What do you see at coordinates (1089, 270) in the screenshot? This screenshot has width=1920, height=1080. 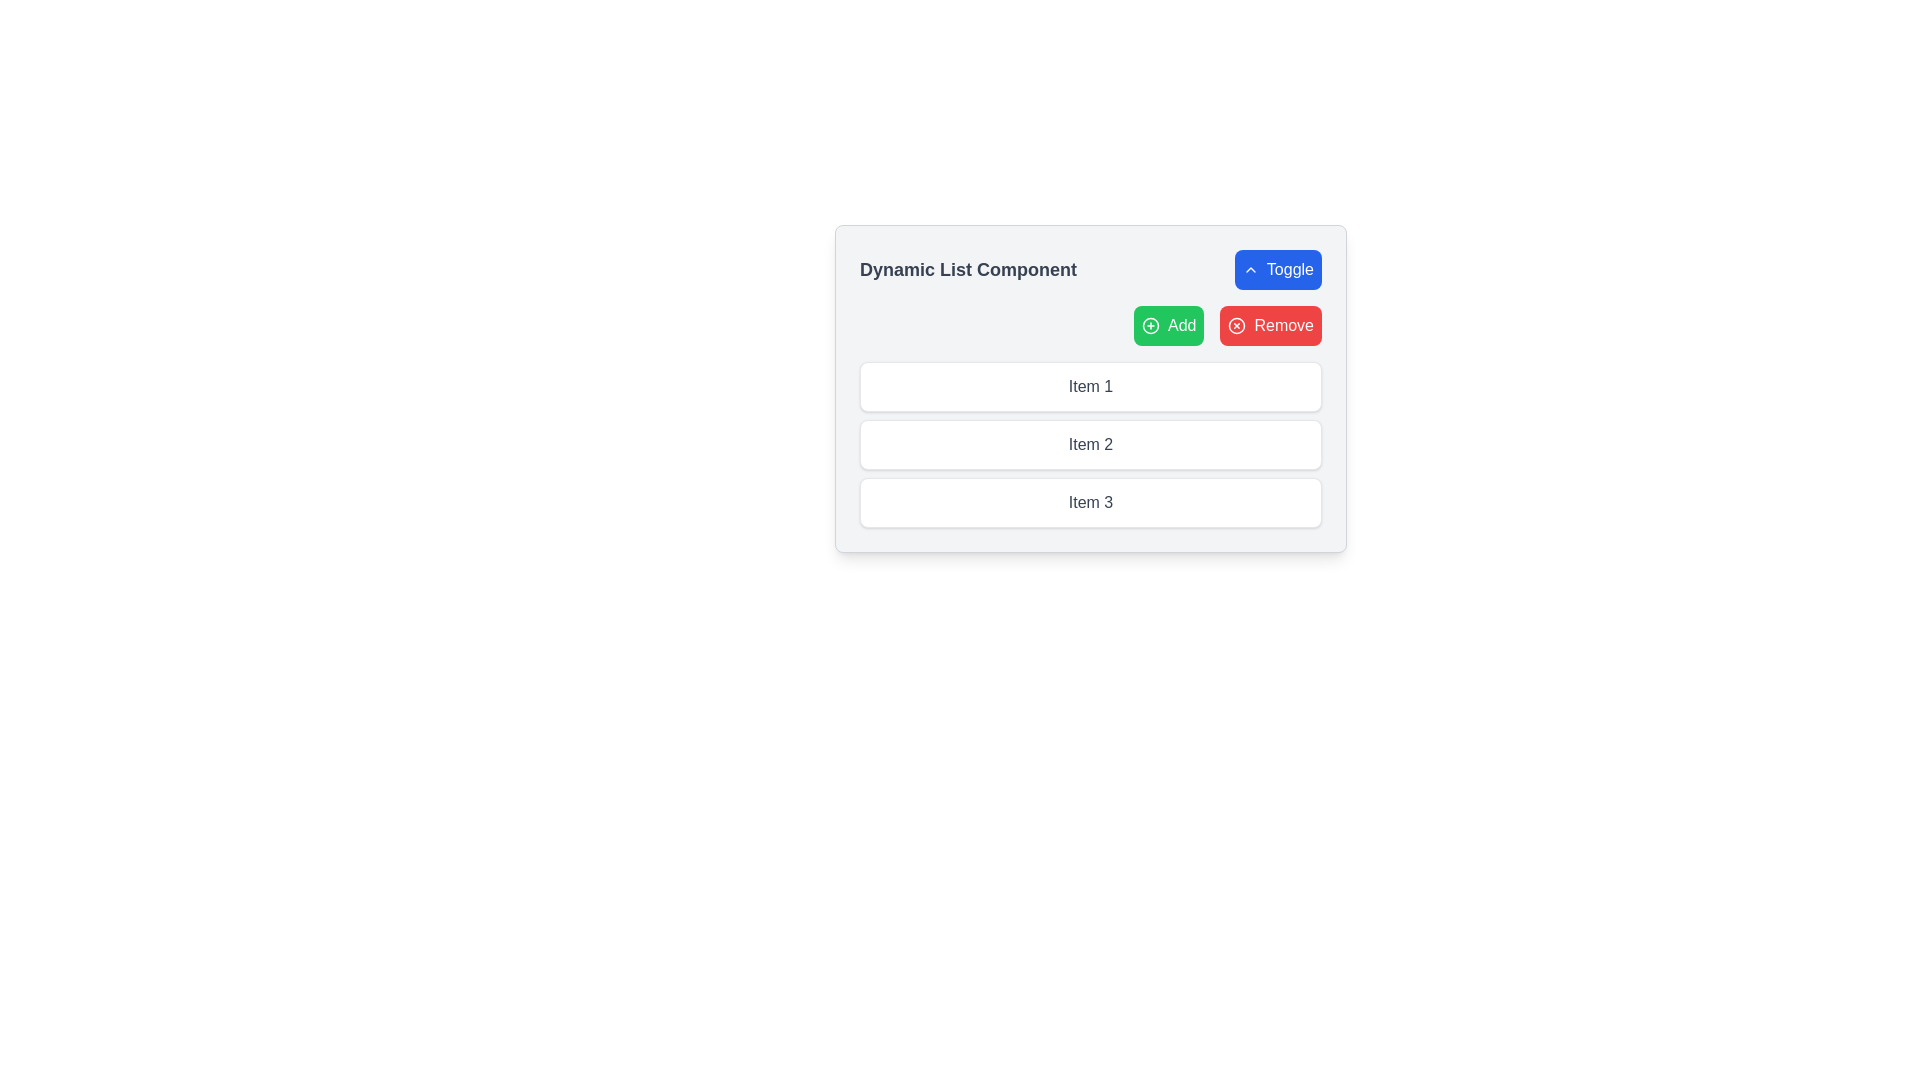 I see `the 'Dynamic List Component' title by moving the cursor to its center in the Collapsible Header Bar` at bounding box center [1089, 270].